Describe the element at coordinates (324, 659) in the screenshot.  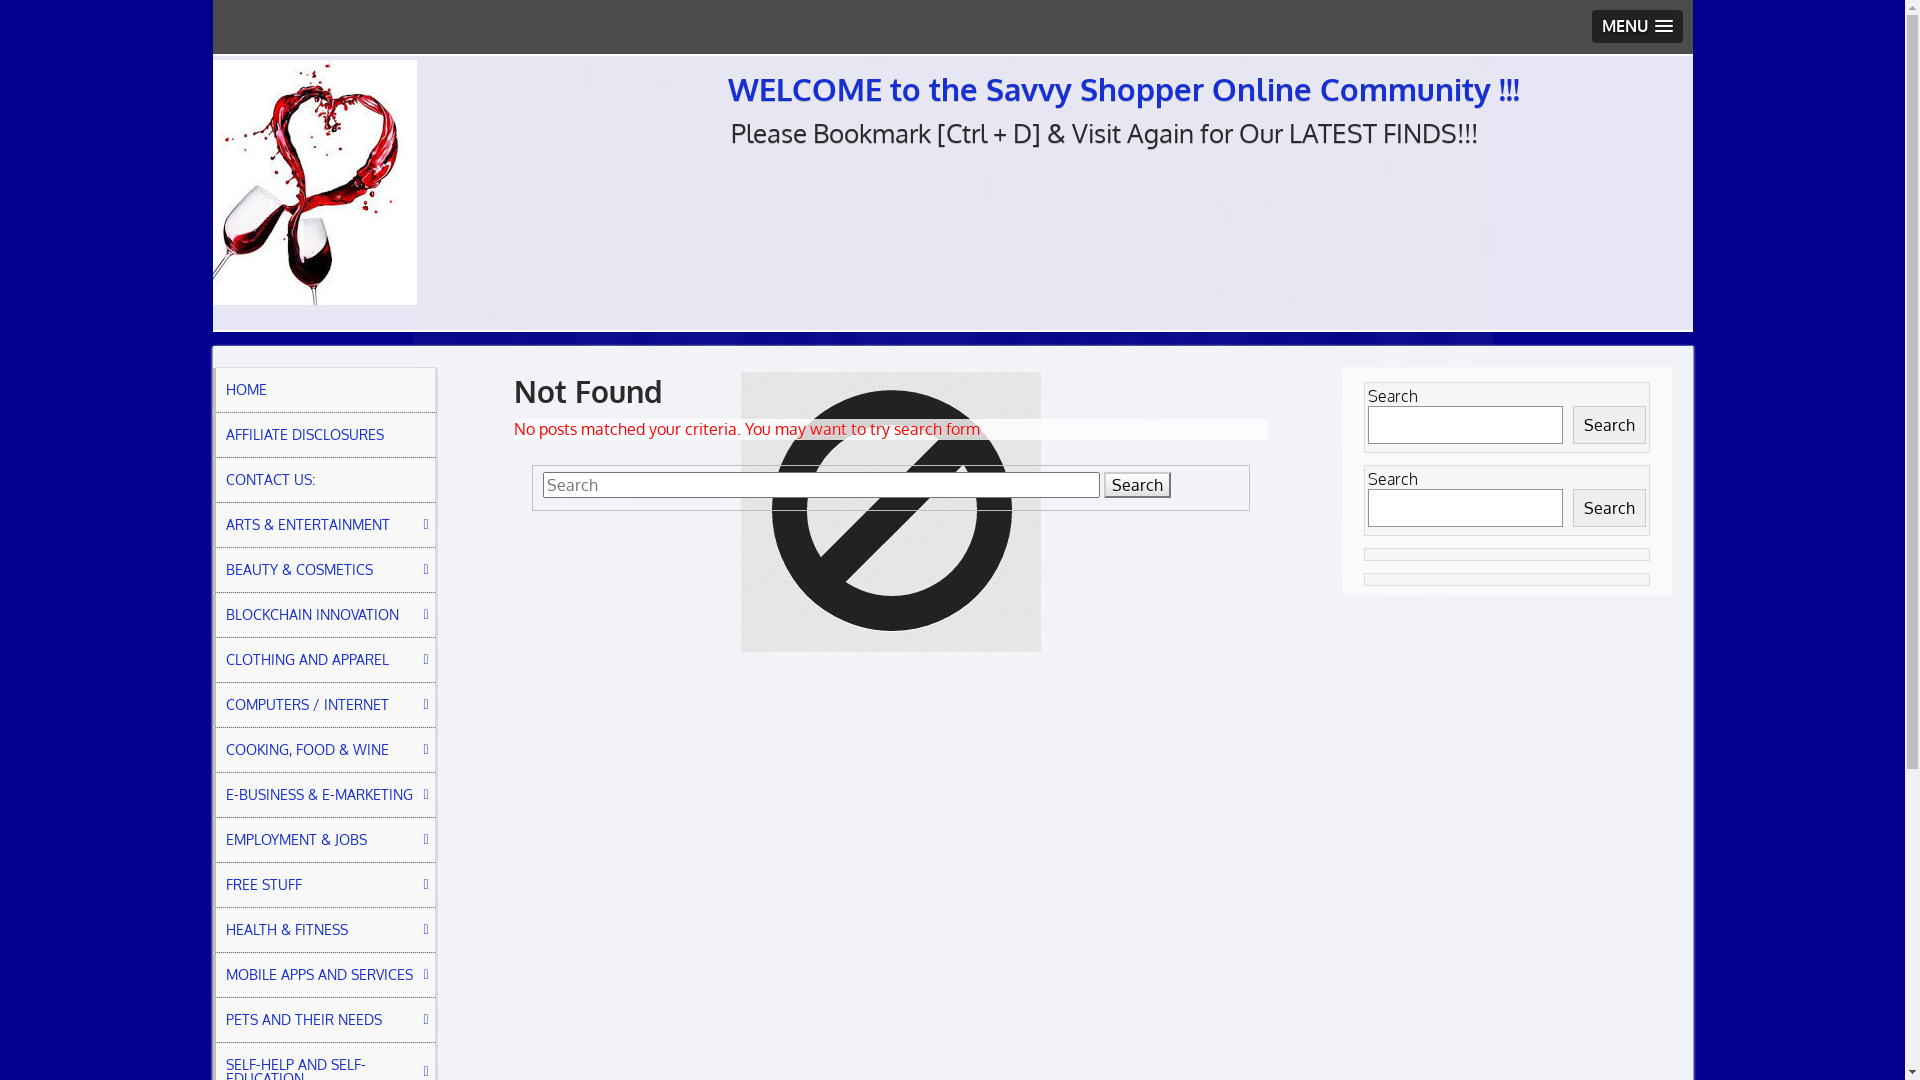
I see `'CLOTHING AND APPAREL'` at that location.